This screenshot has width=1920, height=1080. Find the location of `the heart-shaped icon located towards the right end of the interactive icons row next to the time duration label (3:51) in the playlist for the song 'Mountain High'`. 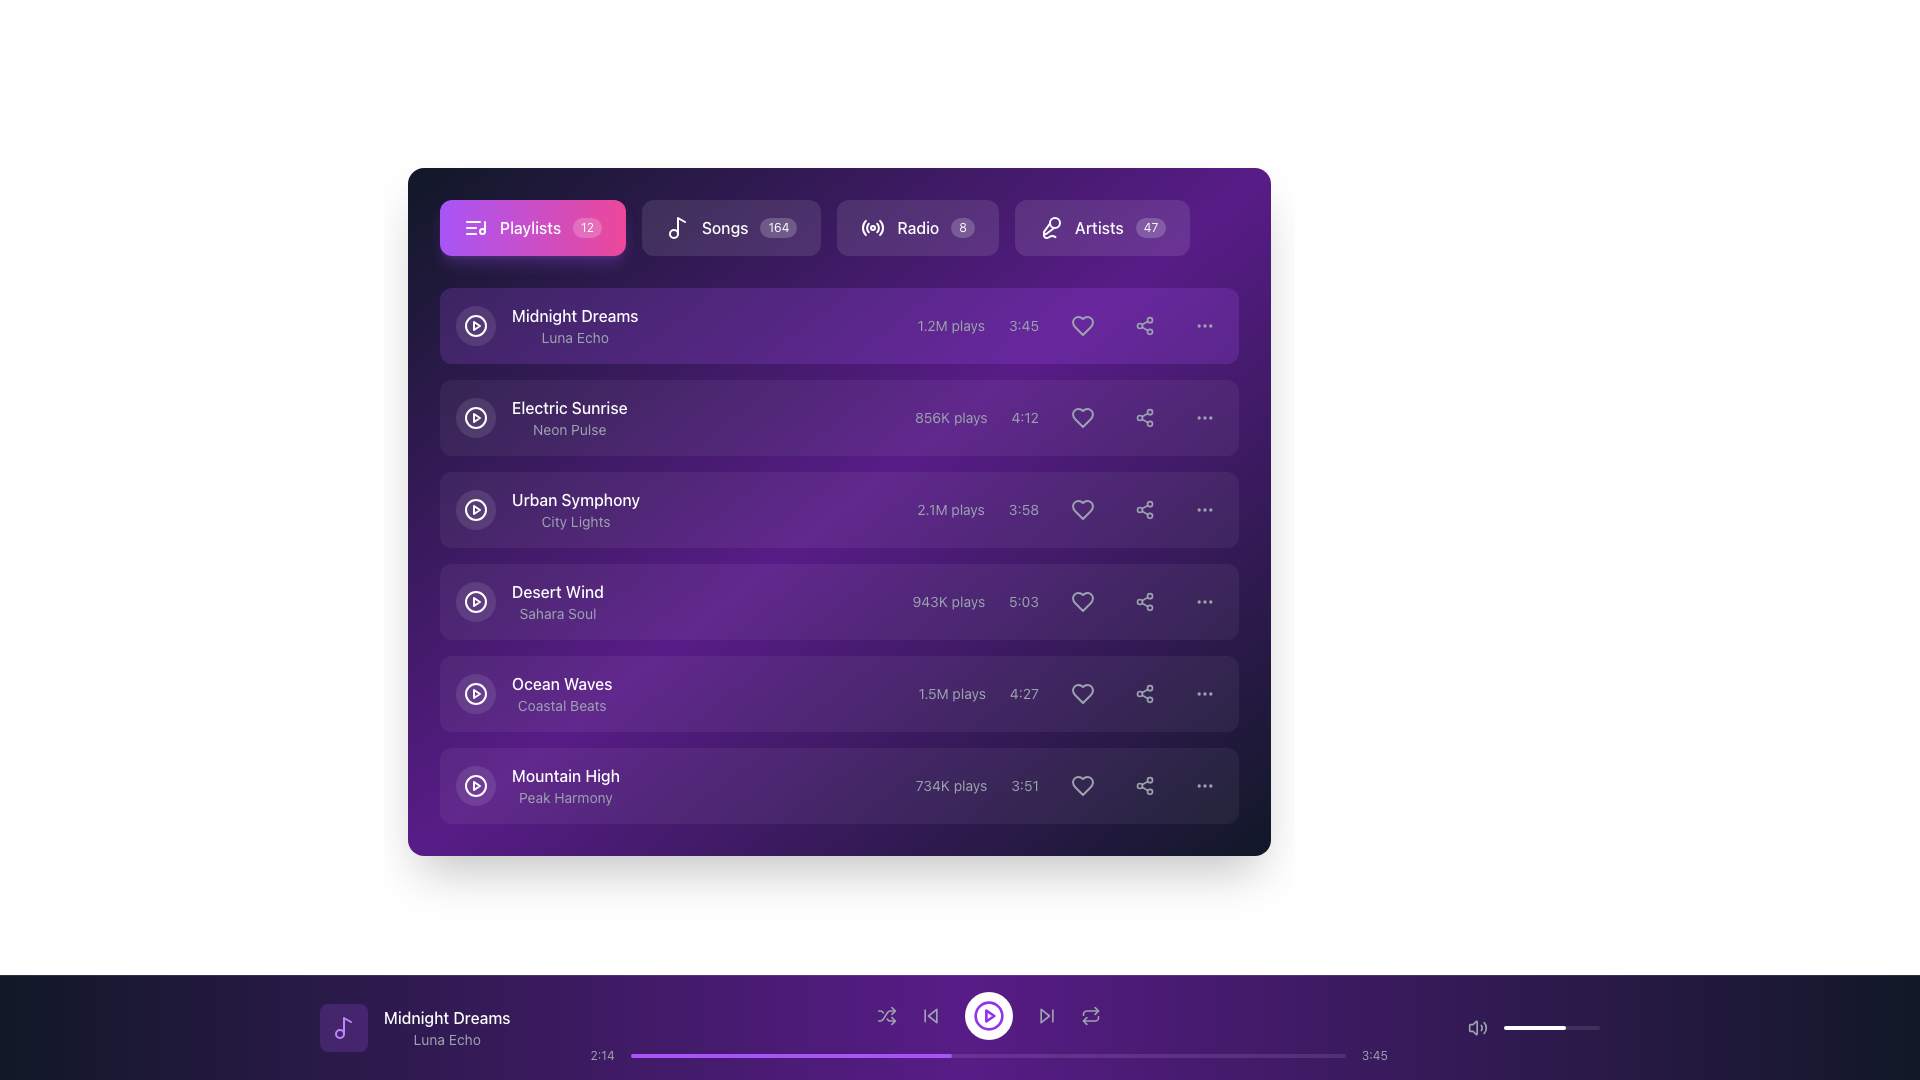

the heart-shaped icon located towards the right end of the interactive icons row next to the time duration label (3:51) in the playlist for the song 'Mountain High' is located at coordinates (1068, 785).